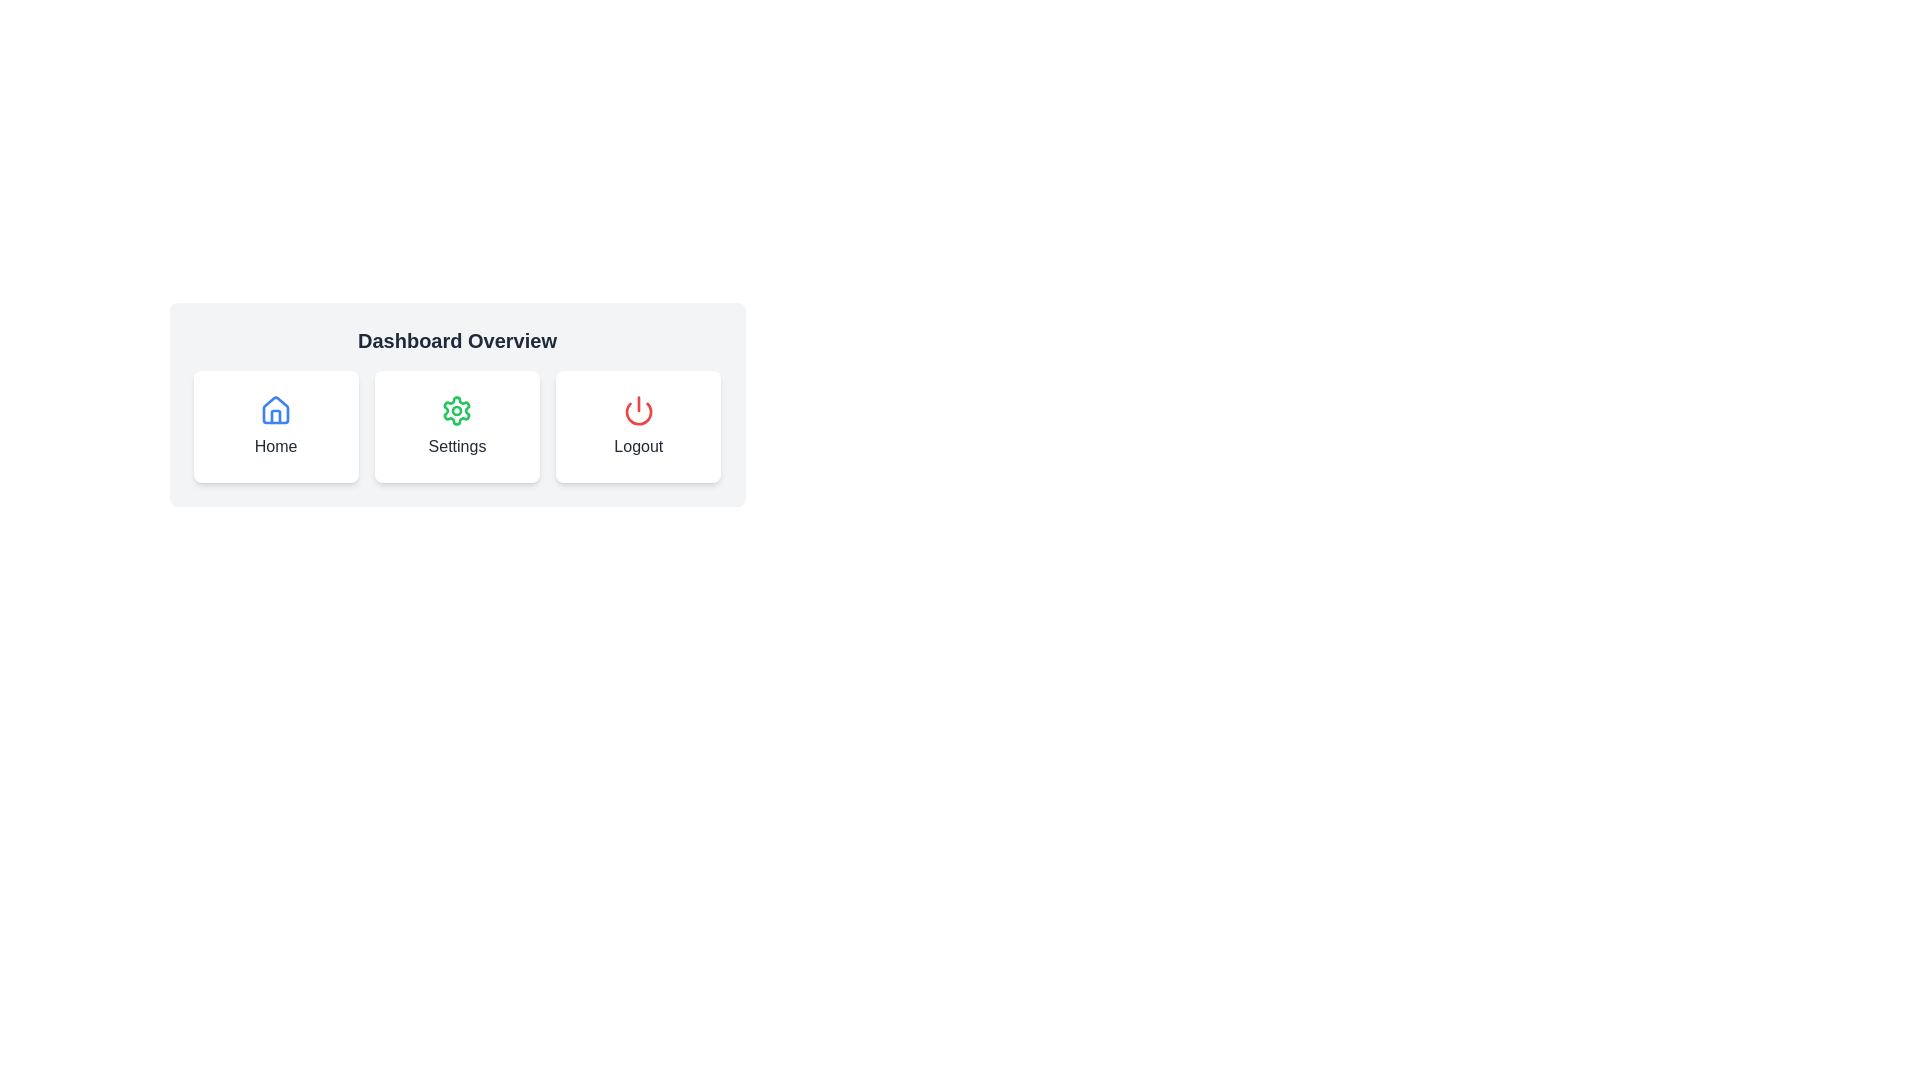  I want to click on the green gear icon within the 'Settings' card, so click(456, 410).